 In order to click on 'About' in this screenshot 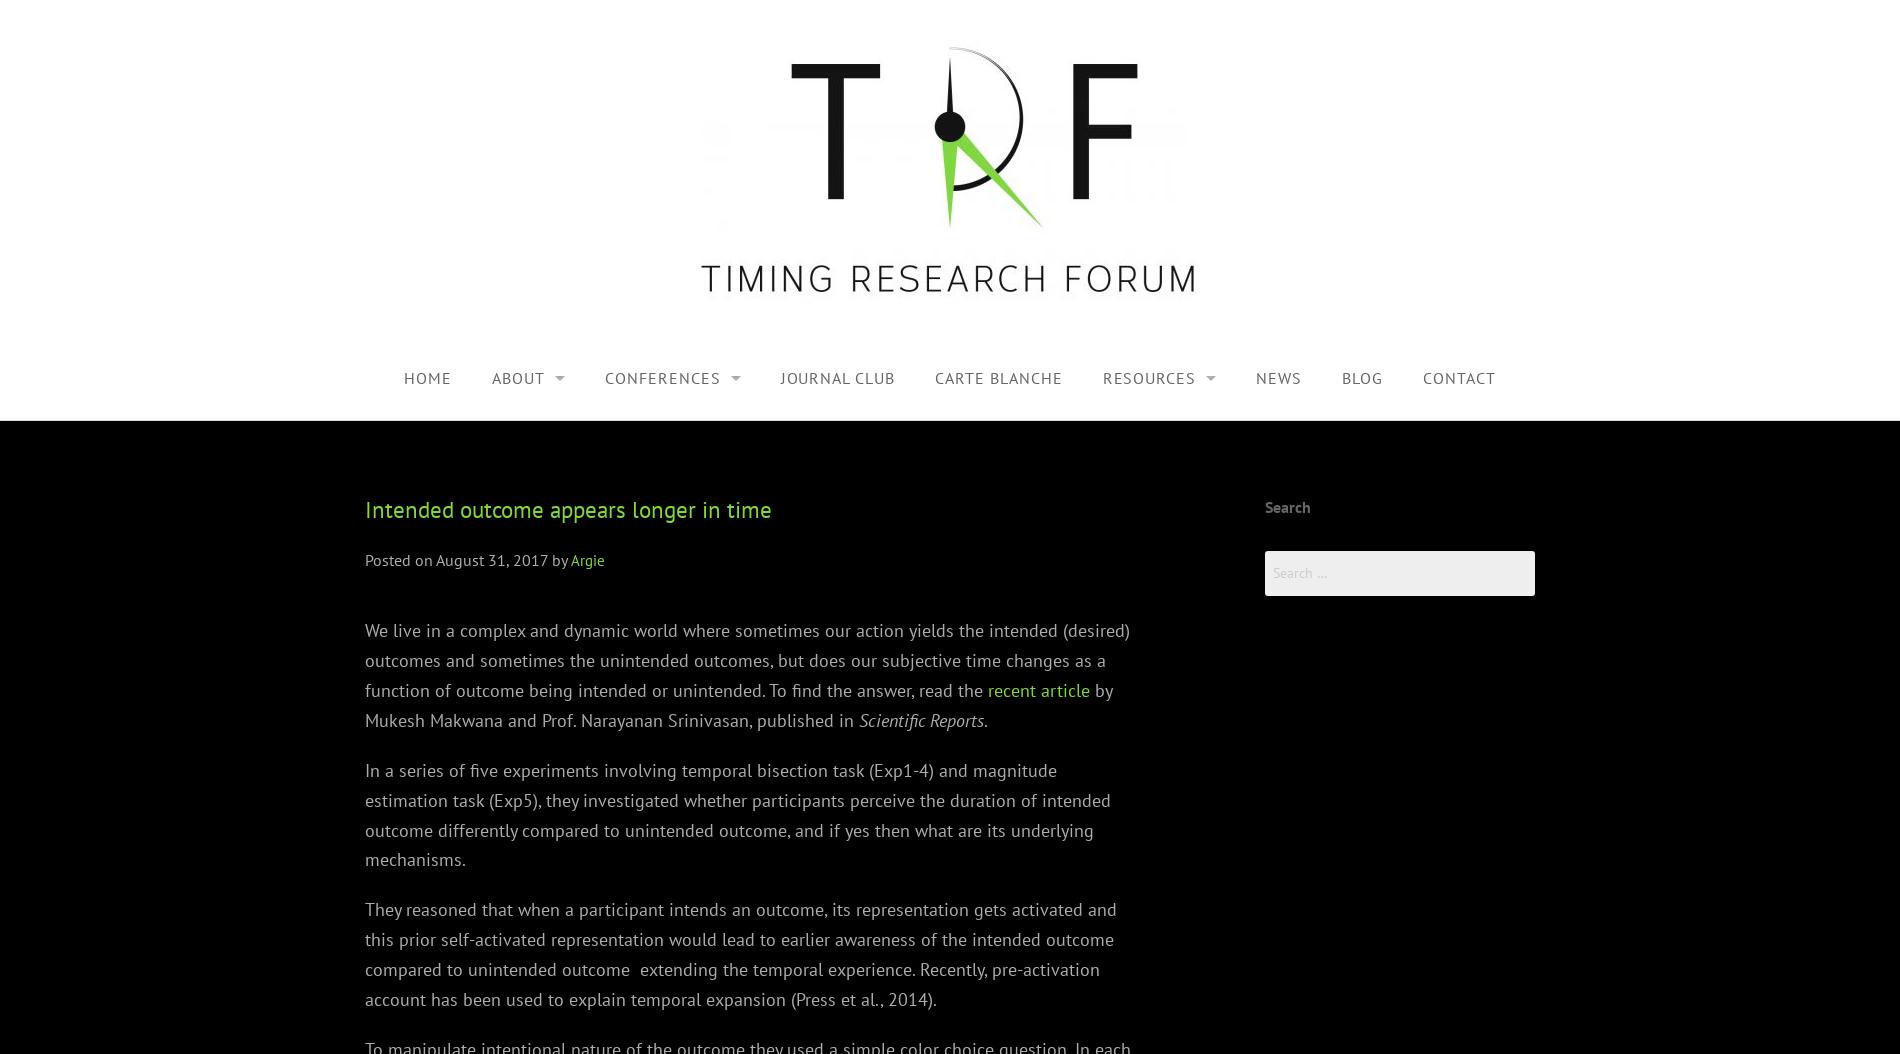, I will do `click(491, 376)`.